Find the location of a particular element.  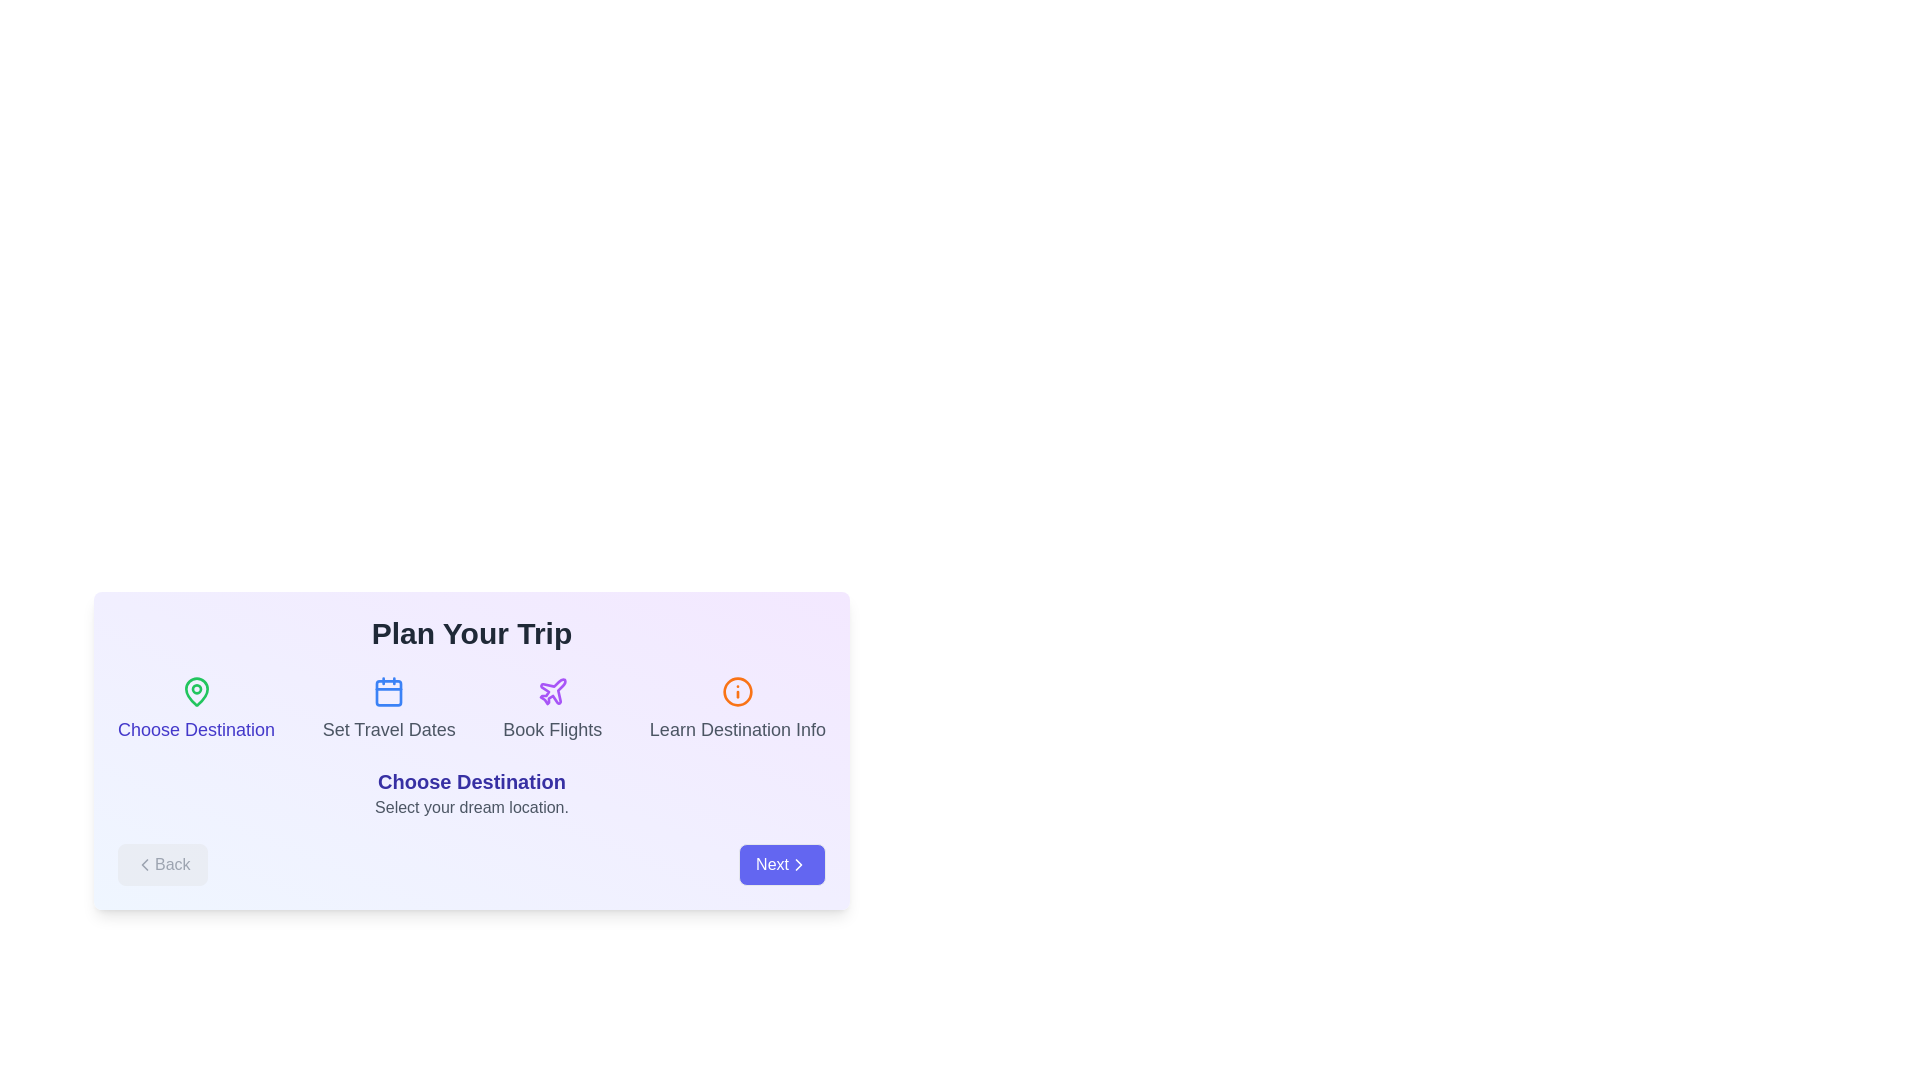

descriptive text located directly below the 'Choose Destination' heading, which specifies the purpose or next step related to that option is located at coordinates (470, 806).